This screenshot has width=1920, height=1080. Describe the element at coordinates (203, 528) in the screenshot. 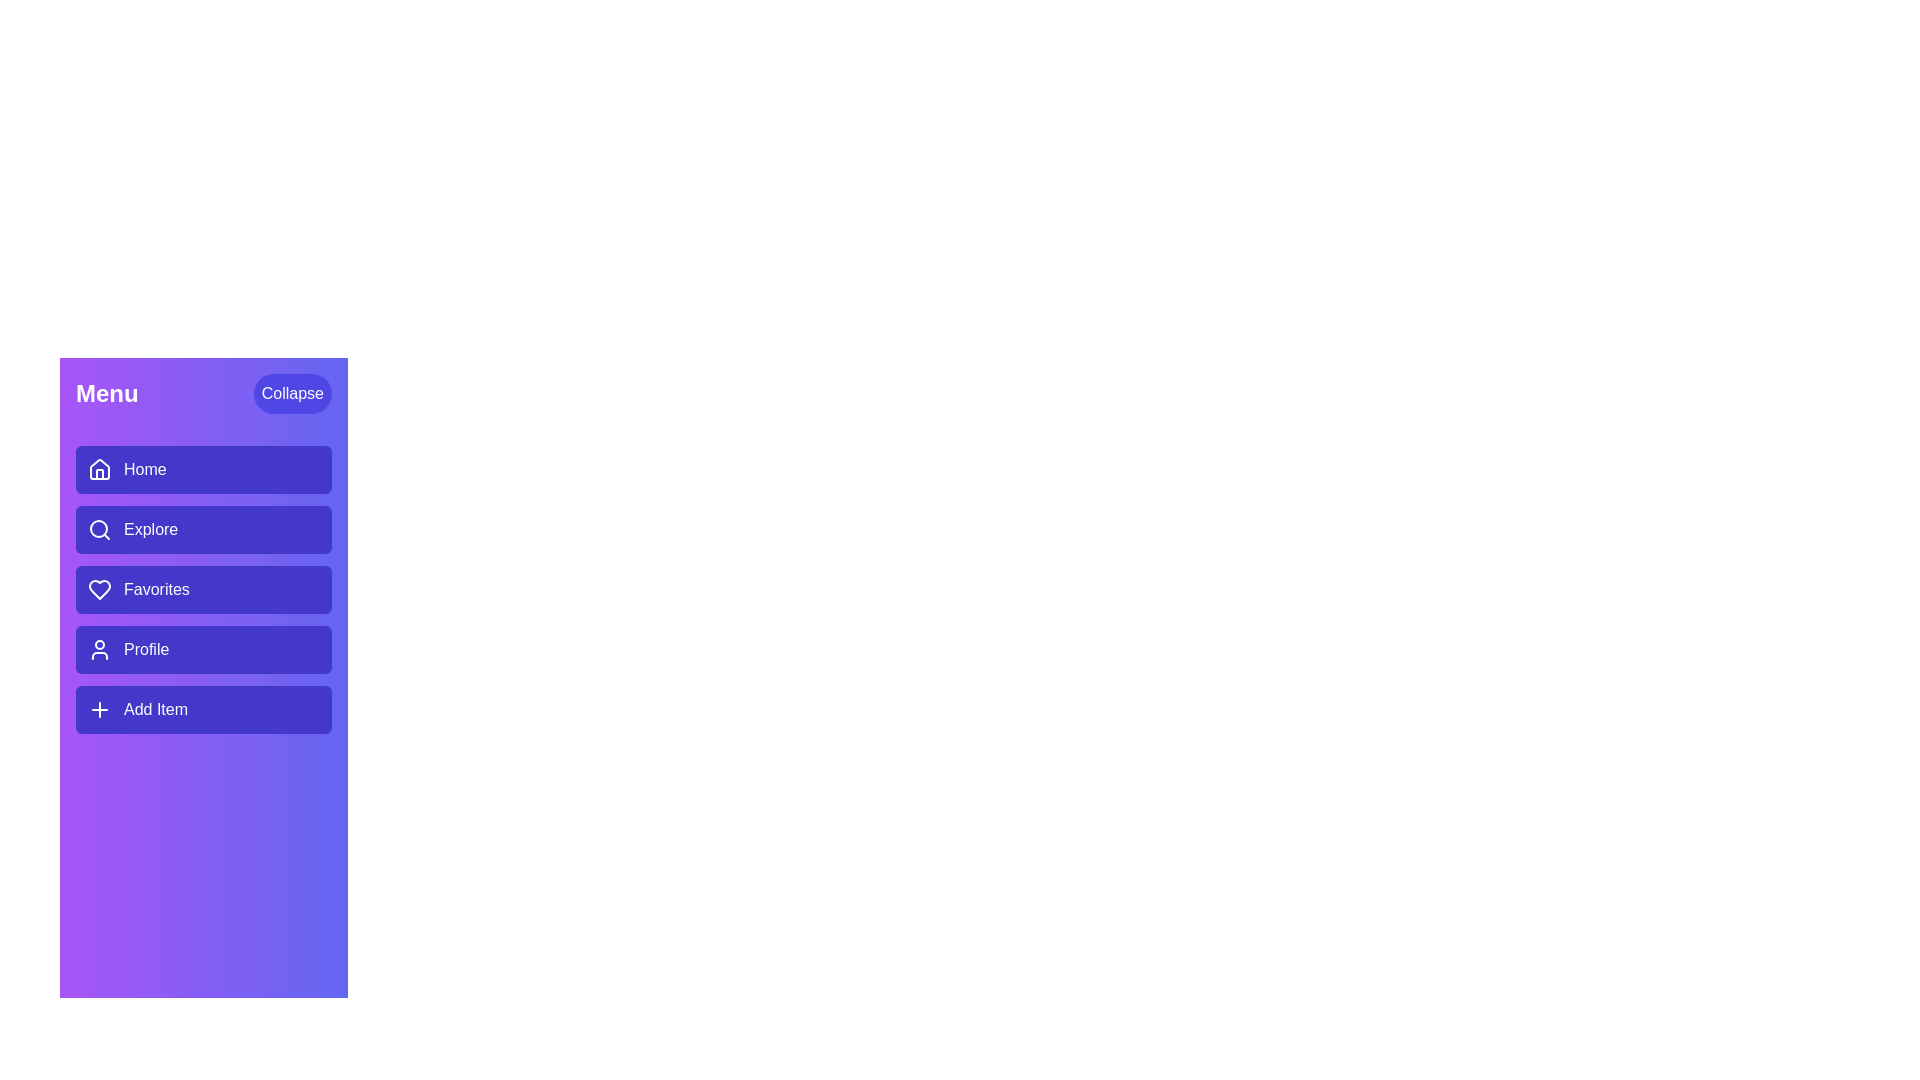

I see `the menu item Explore to navigate to its respective section` at that location.